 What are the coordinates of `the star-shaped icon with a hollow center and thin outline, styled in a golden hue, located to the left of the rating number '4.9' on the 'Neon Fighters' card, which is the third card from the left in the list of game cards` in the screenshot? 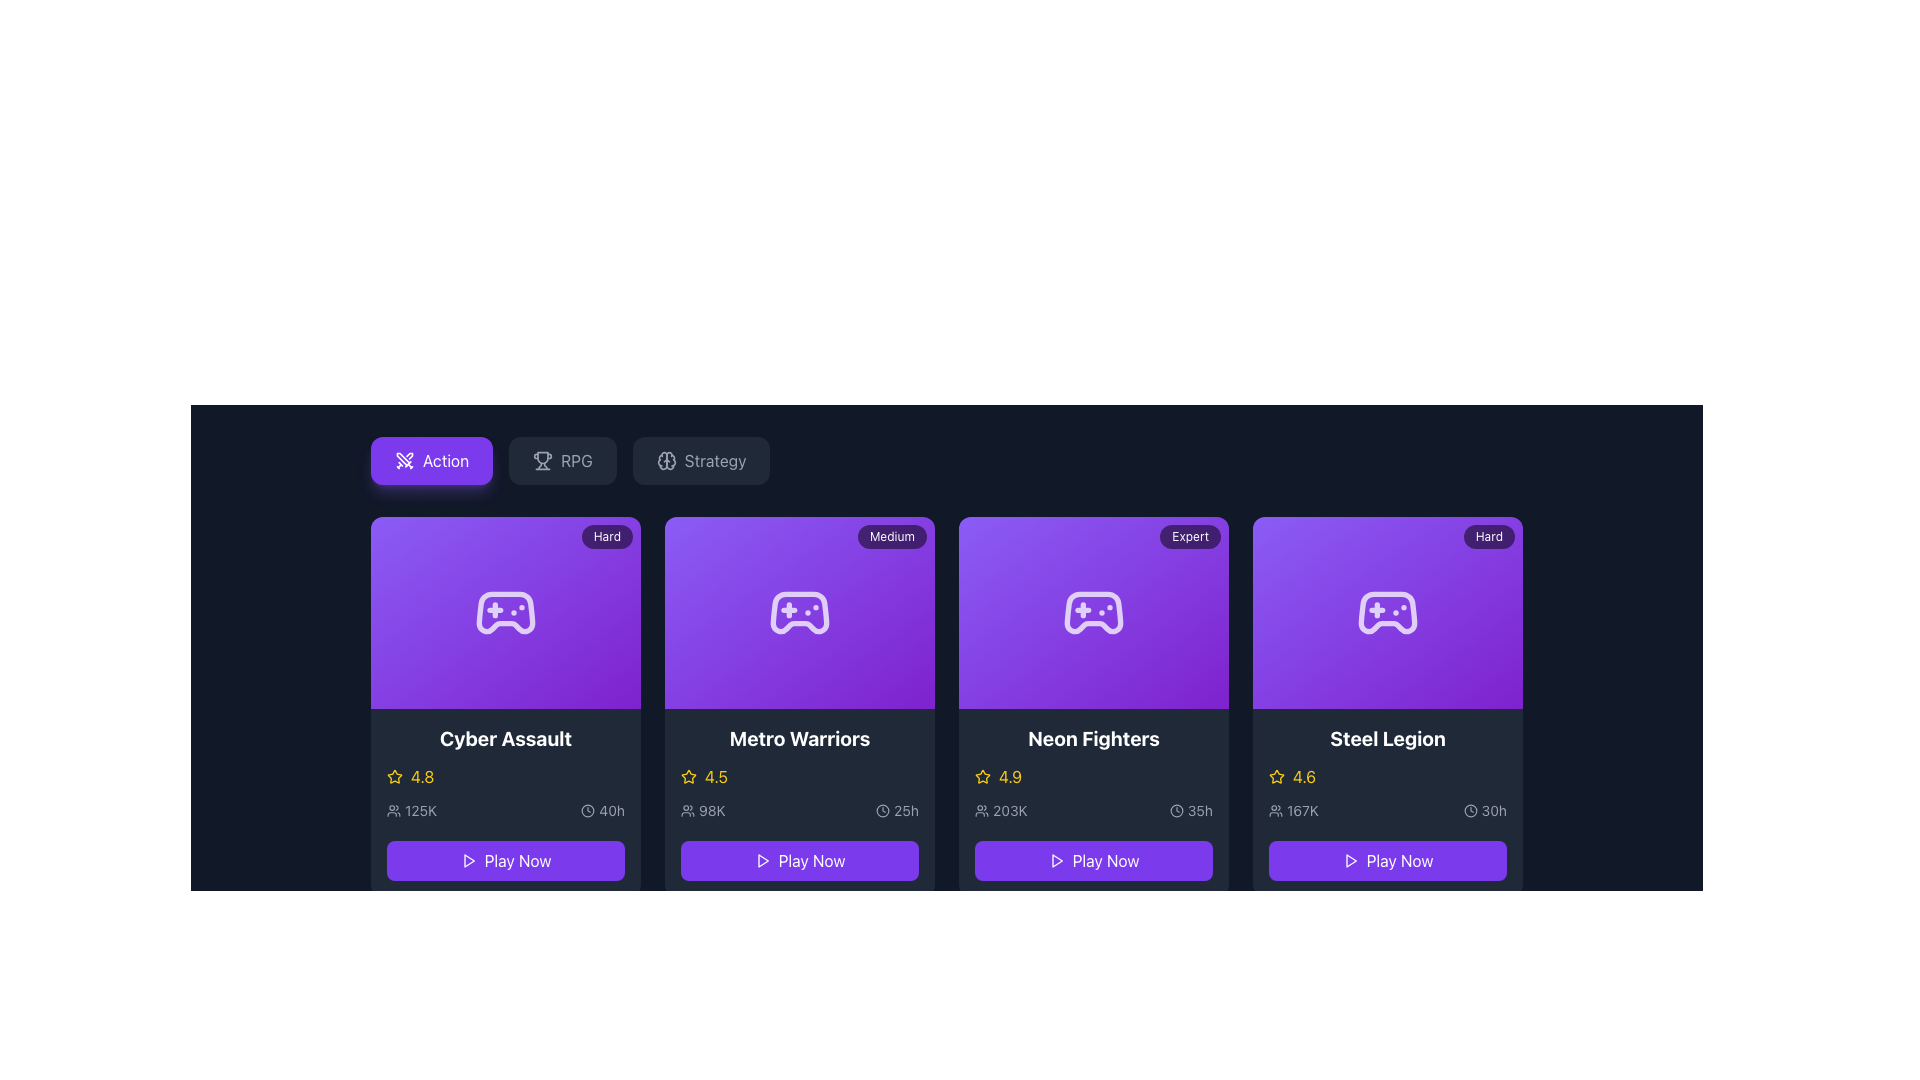 It's located at (983, 775).